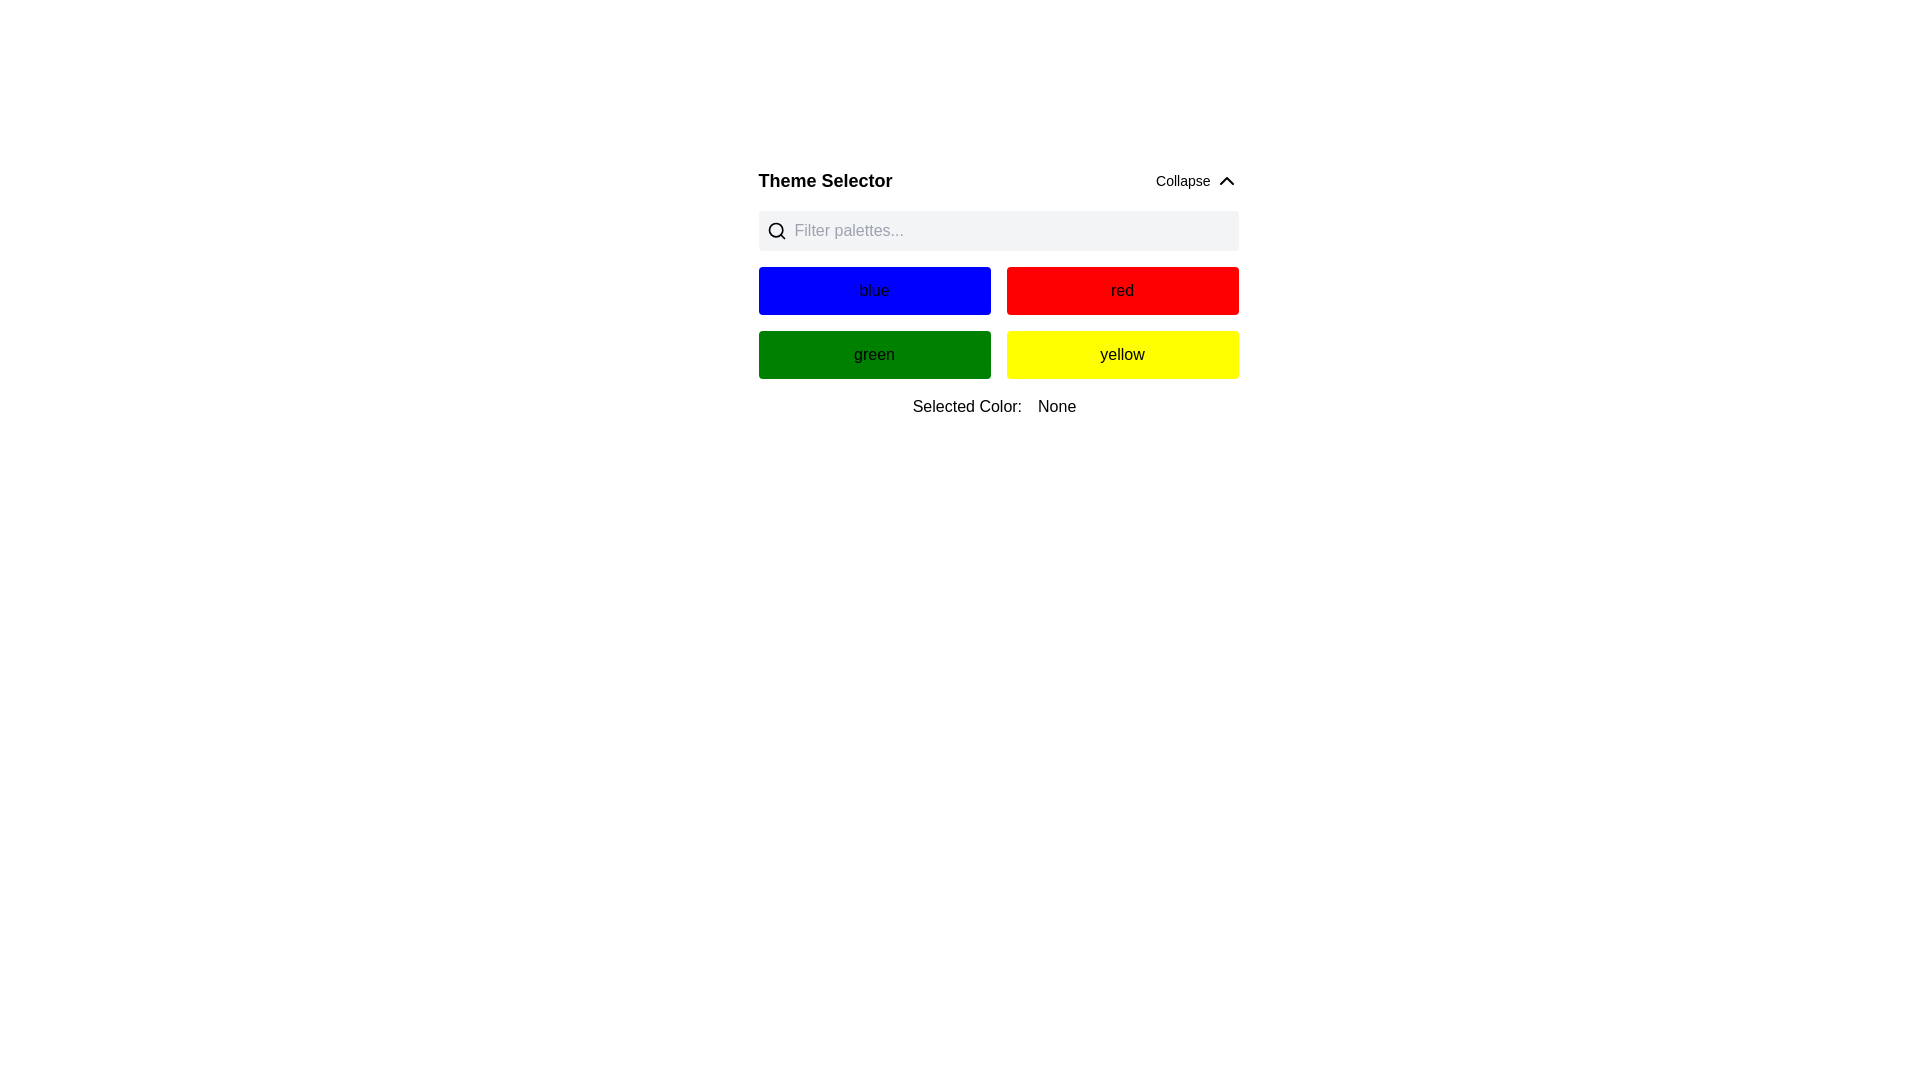  Describe the element at coordinates (874, 353) in the screenshot. I see `the green button with rounded corners labeled 'green'` at that location.